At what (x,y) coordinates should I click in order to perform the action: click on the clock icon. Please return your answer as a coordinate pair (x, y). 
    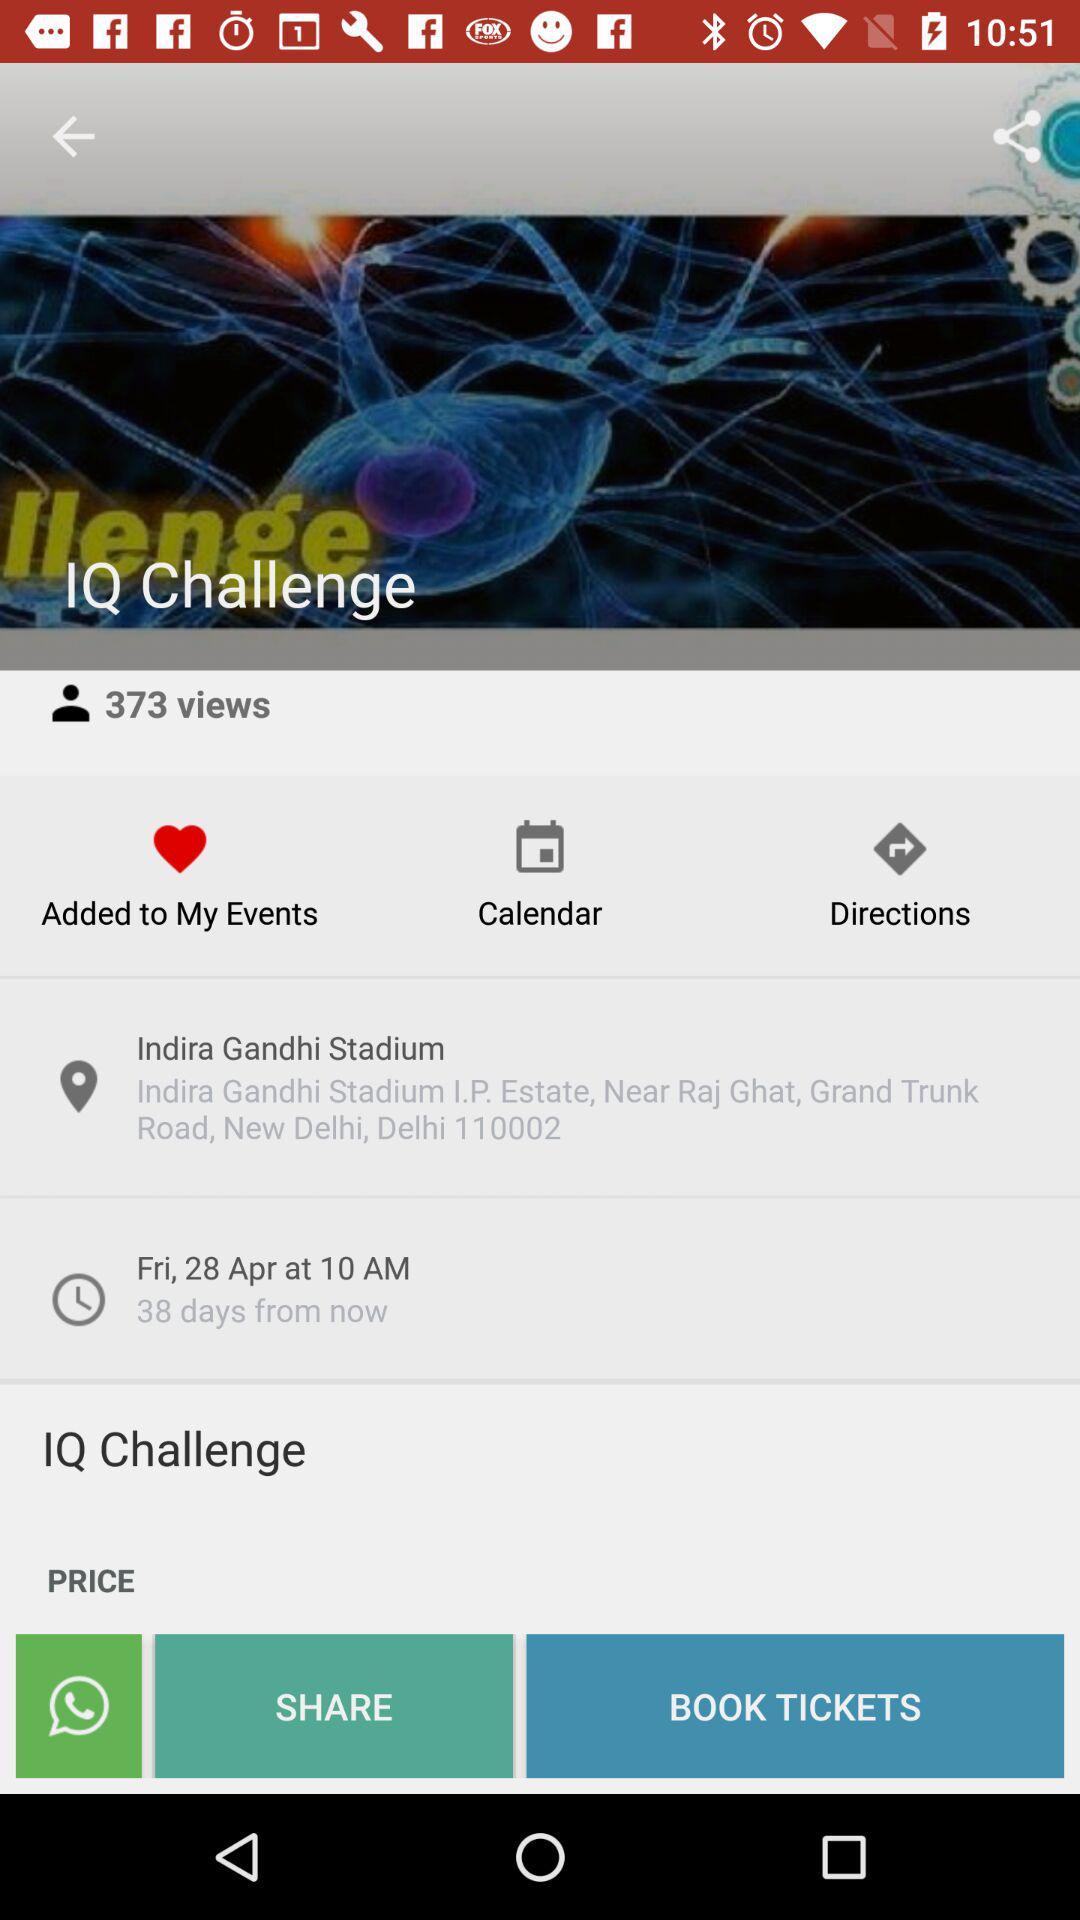
    Looking at the image, I should click on (77, 1299).